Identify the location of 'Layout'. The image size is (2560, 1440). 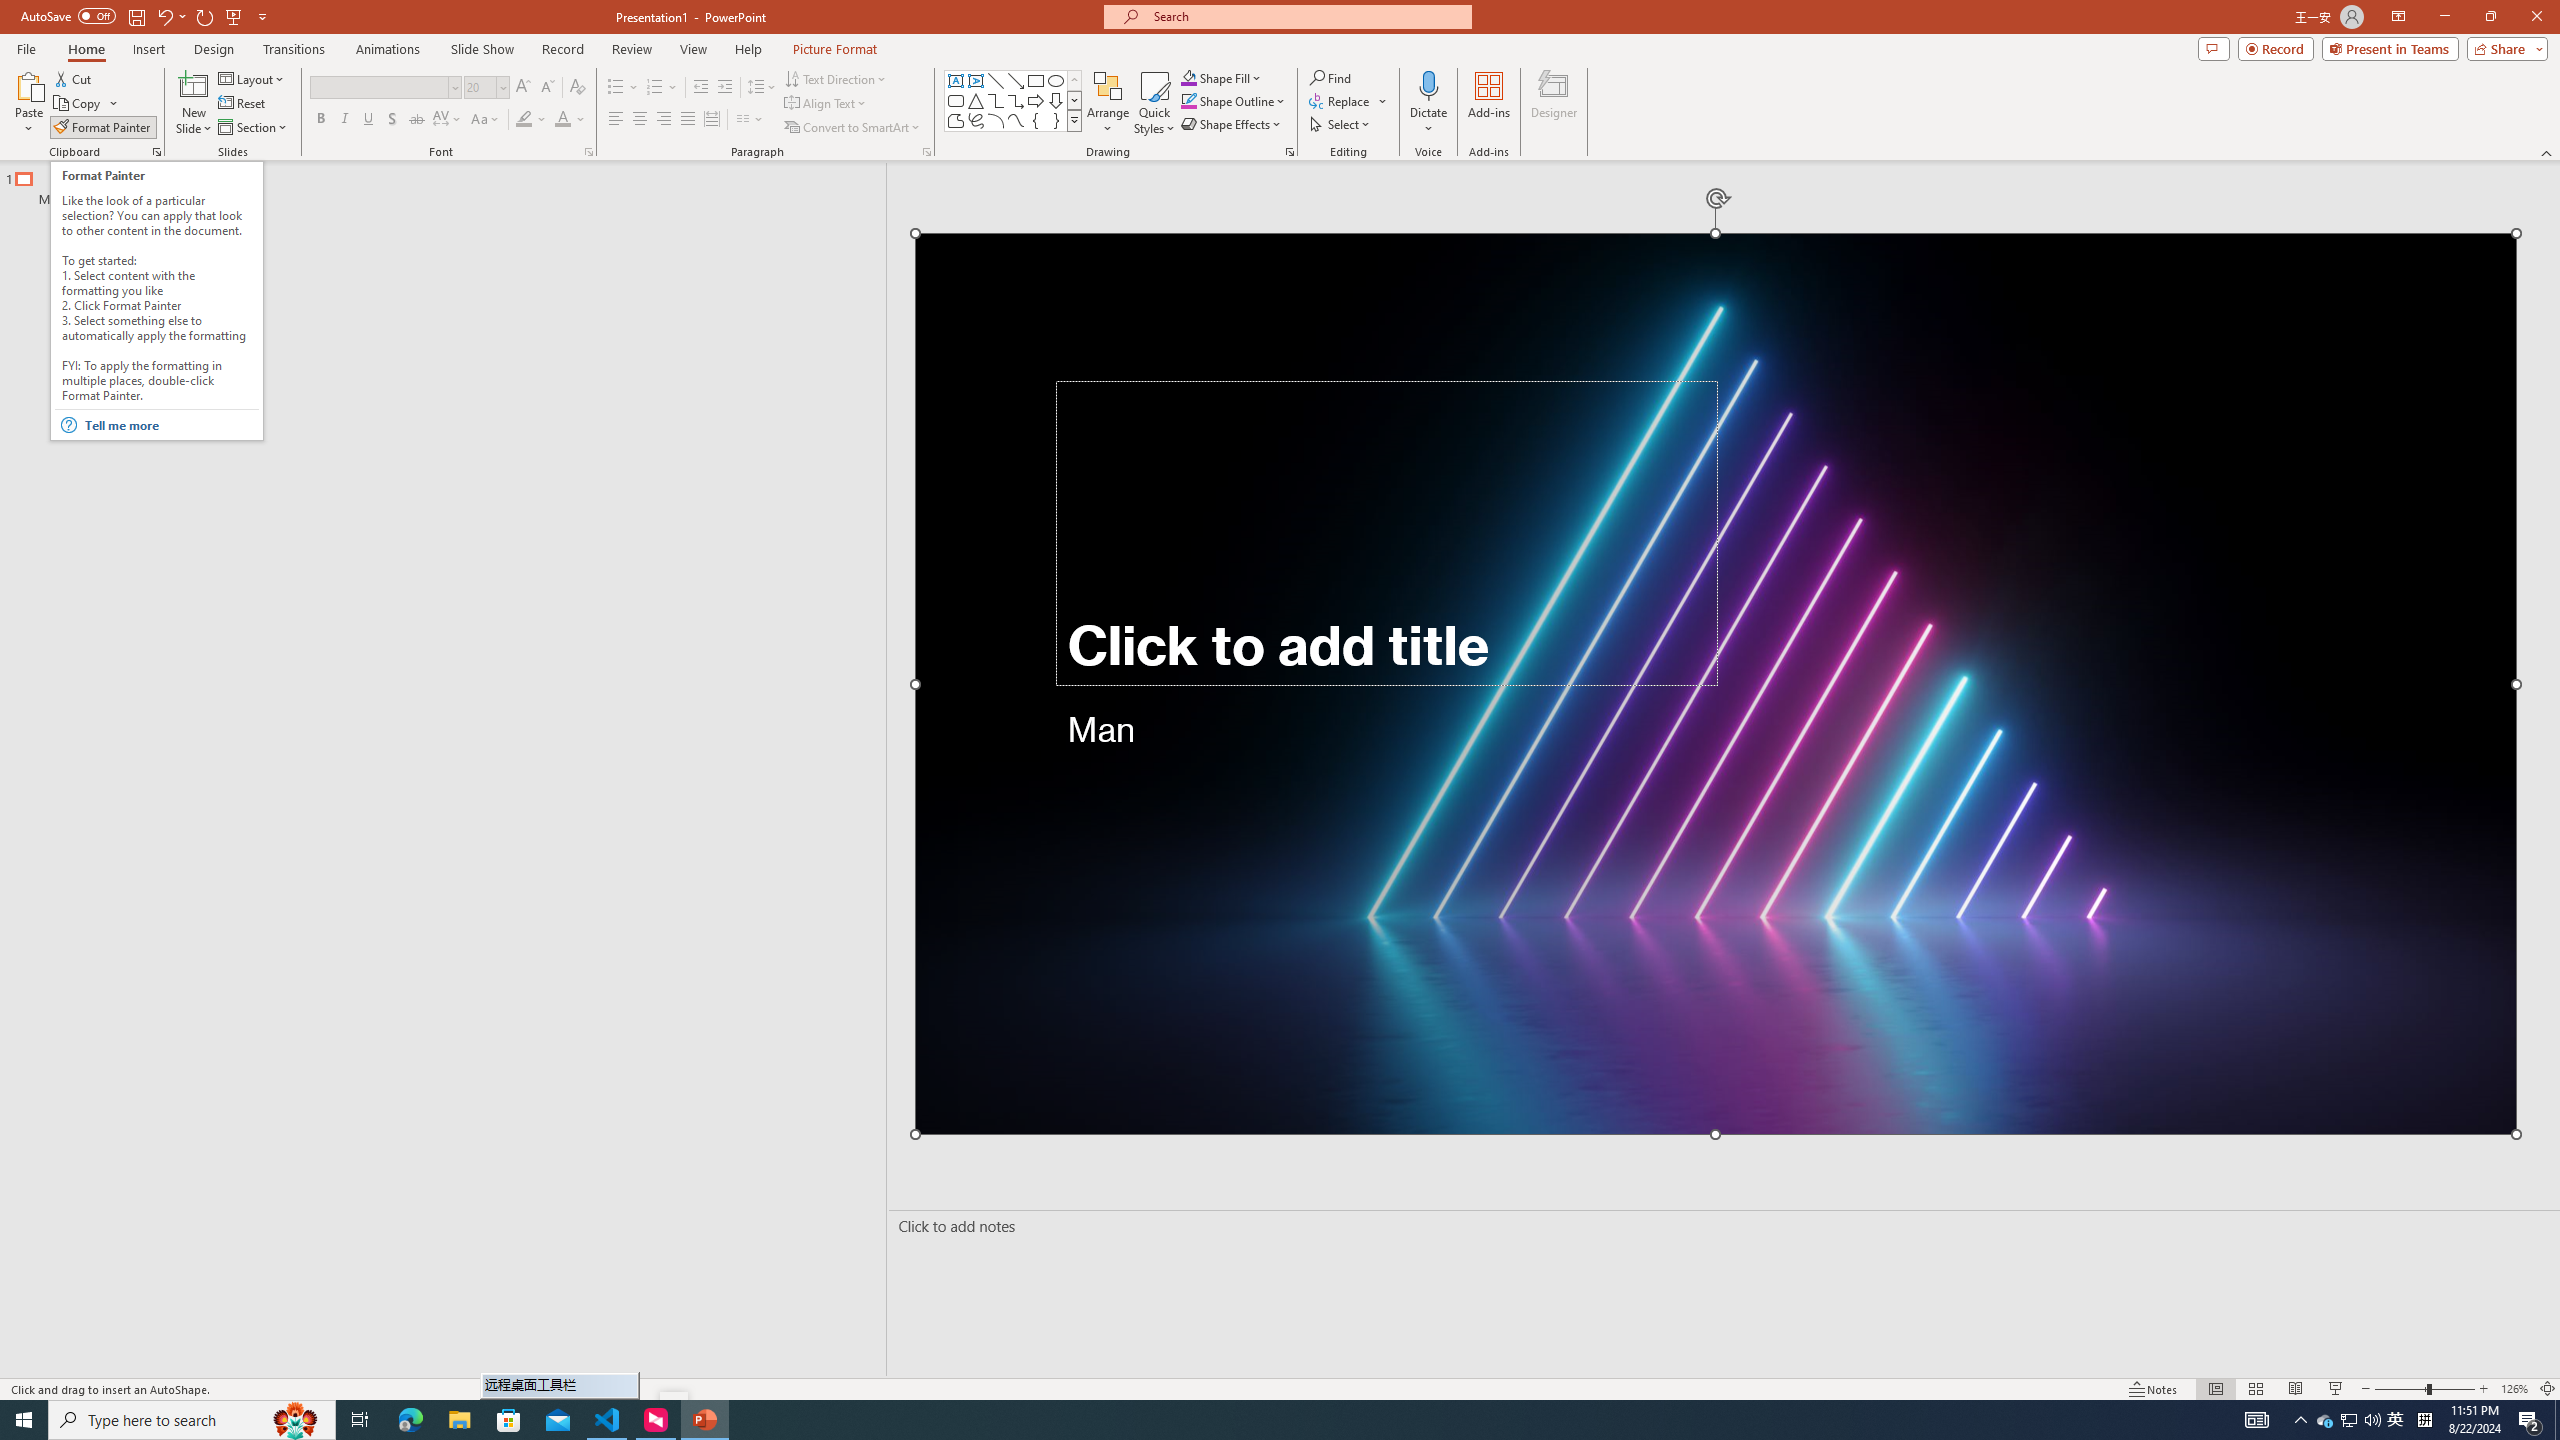
(252, 78).